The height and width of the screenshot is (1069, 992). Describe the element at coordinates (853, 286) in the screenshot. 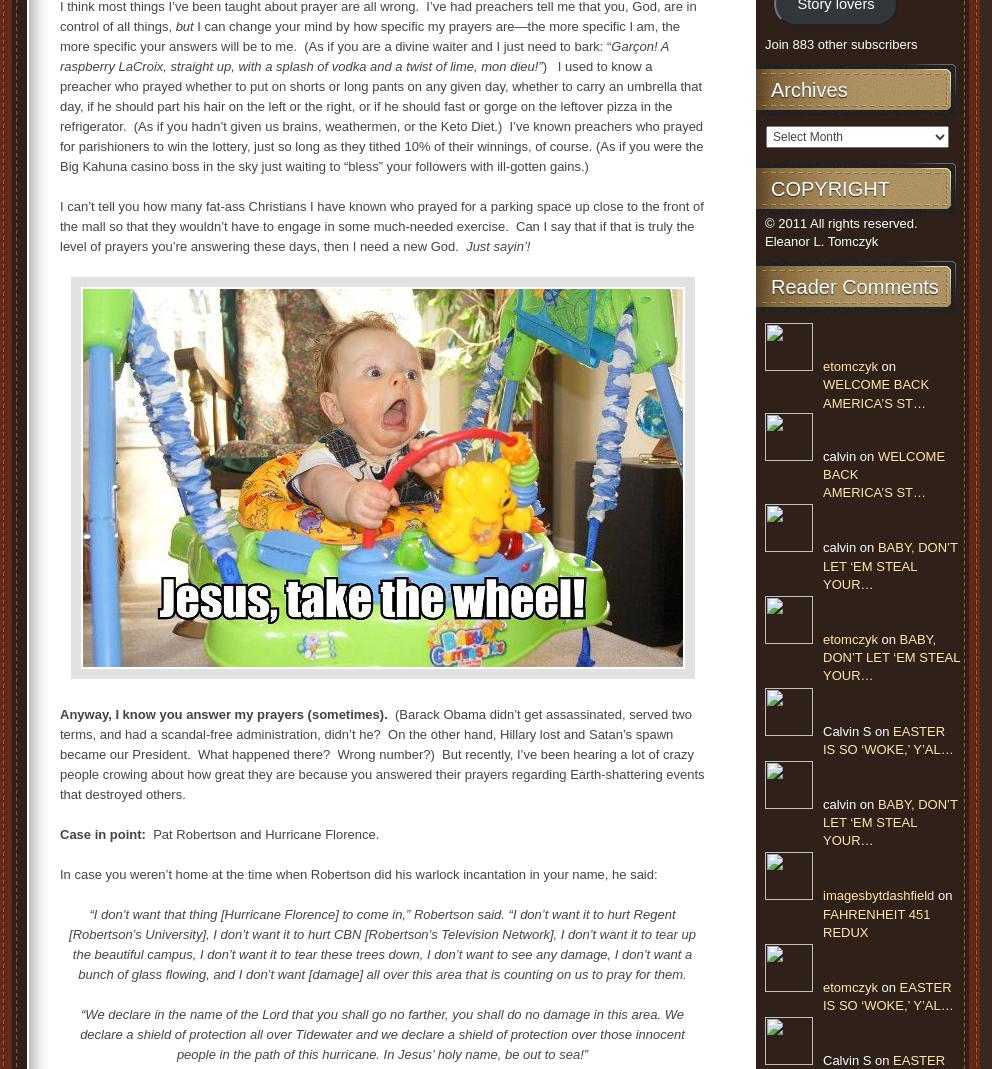

I see `'Reader Comments'` at that location.